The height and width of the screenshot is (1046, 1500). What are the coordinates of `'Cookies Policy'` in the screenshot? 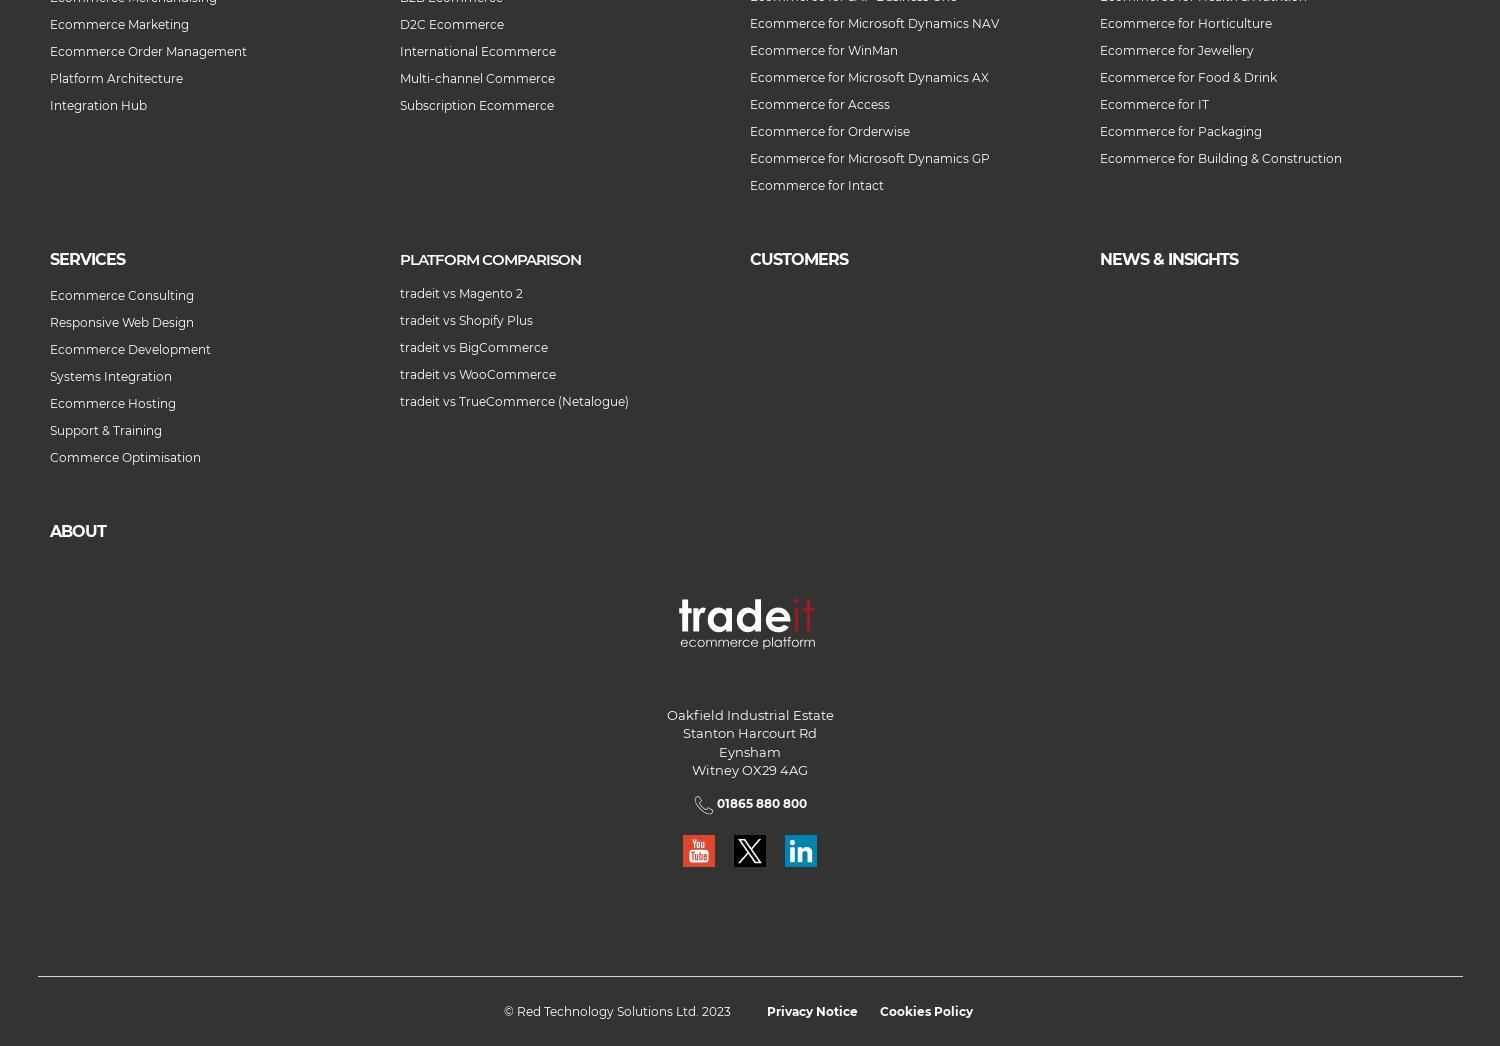 It's located at (926, 1011).